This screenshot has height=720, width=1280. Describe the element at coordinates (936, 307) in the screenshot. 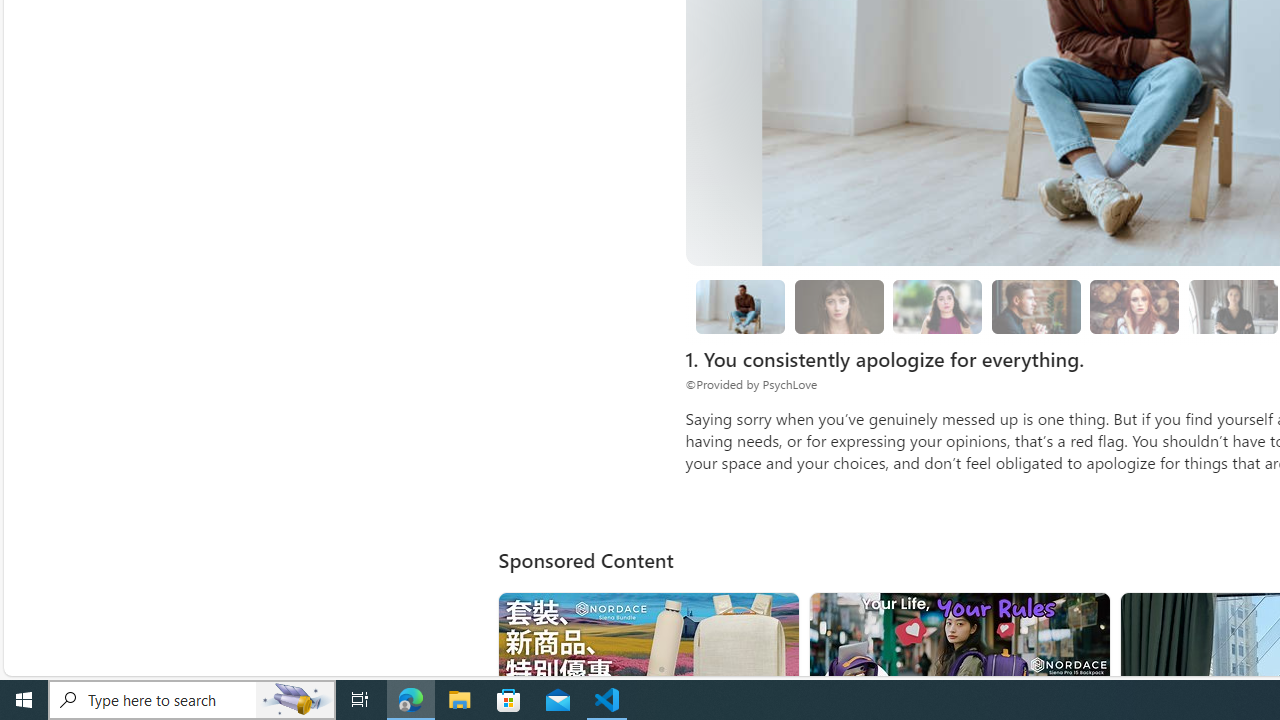

I see `'4. You can name and understand your feelings.'` at that location.